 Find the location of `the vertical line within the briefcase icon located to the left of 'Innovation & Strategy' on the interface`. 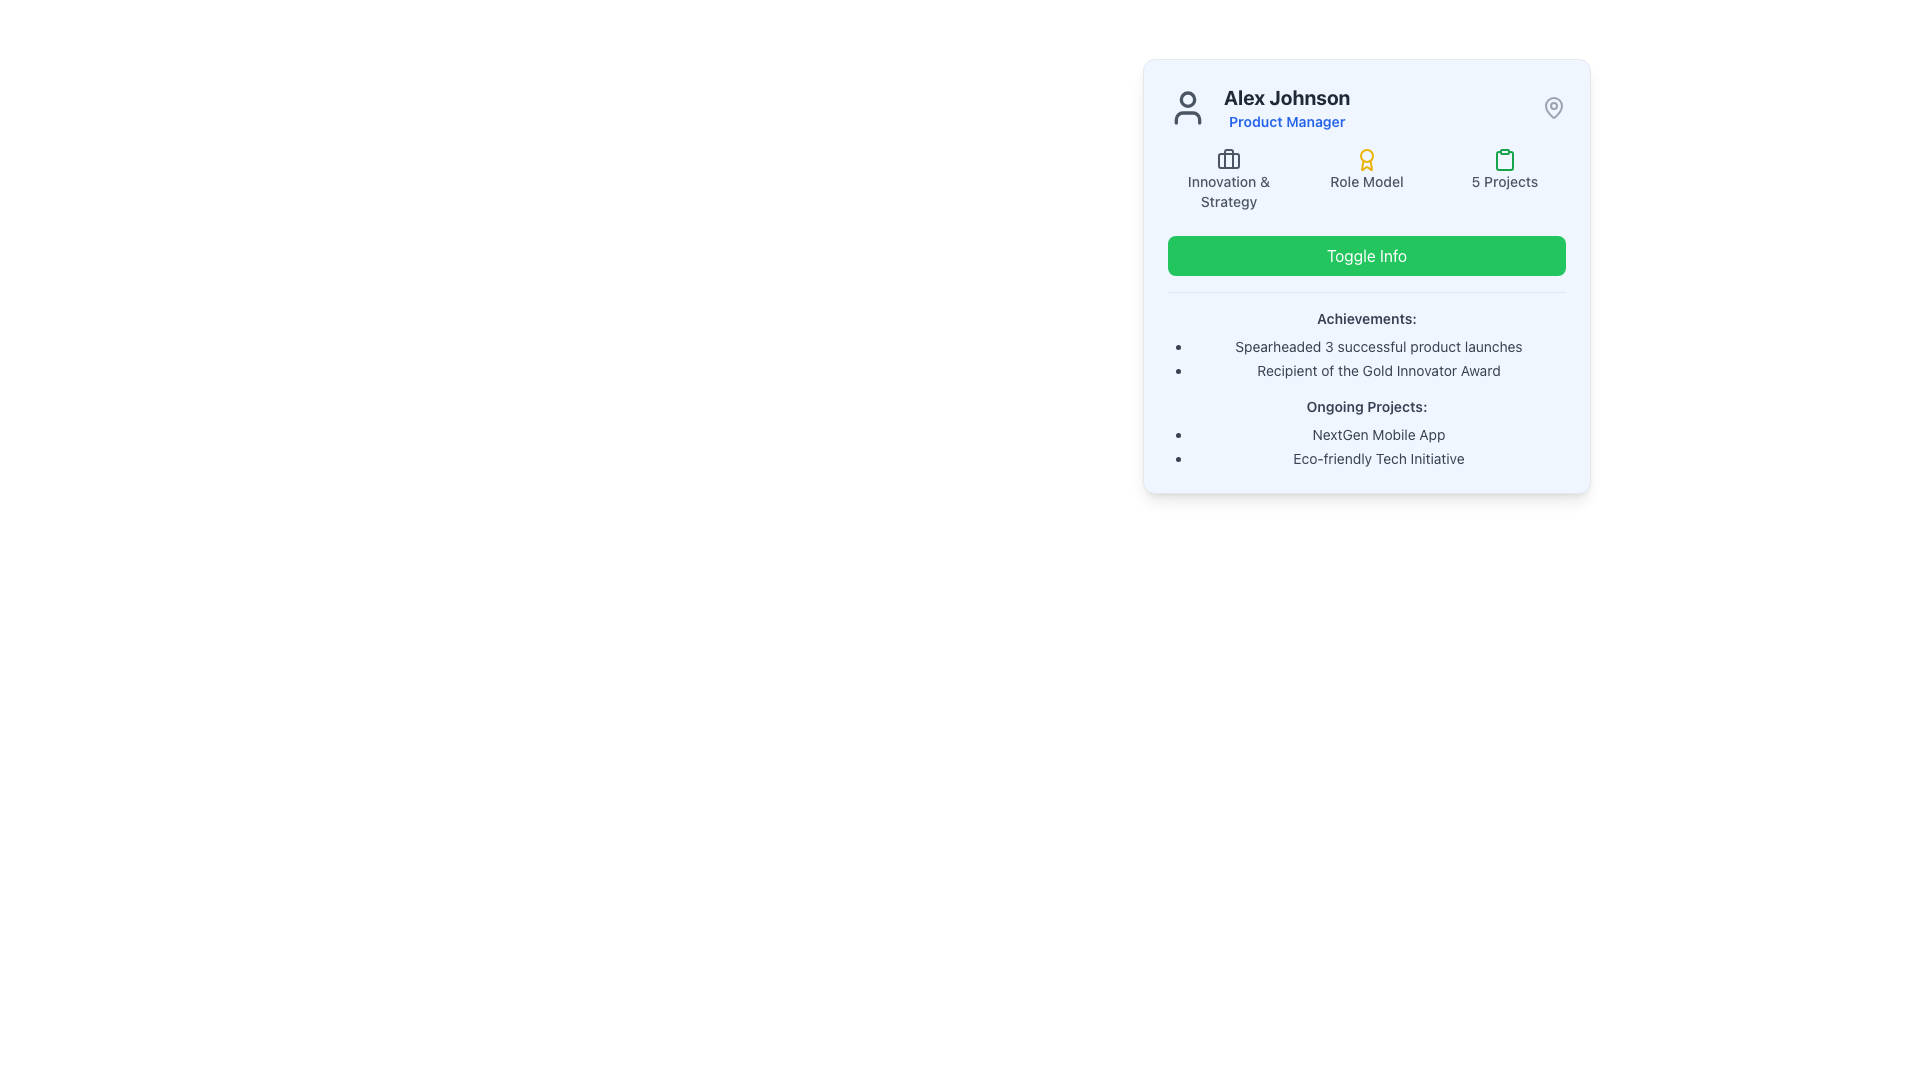

the vertical line within the briefcase icon located to the left of 'Innovation & Strategy' on the interface is located at coordinates (1227, 157).